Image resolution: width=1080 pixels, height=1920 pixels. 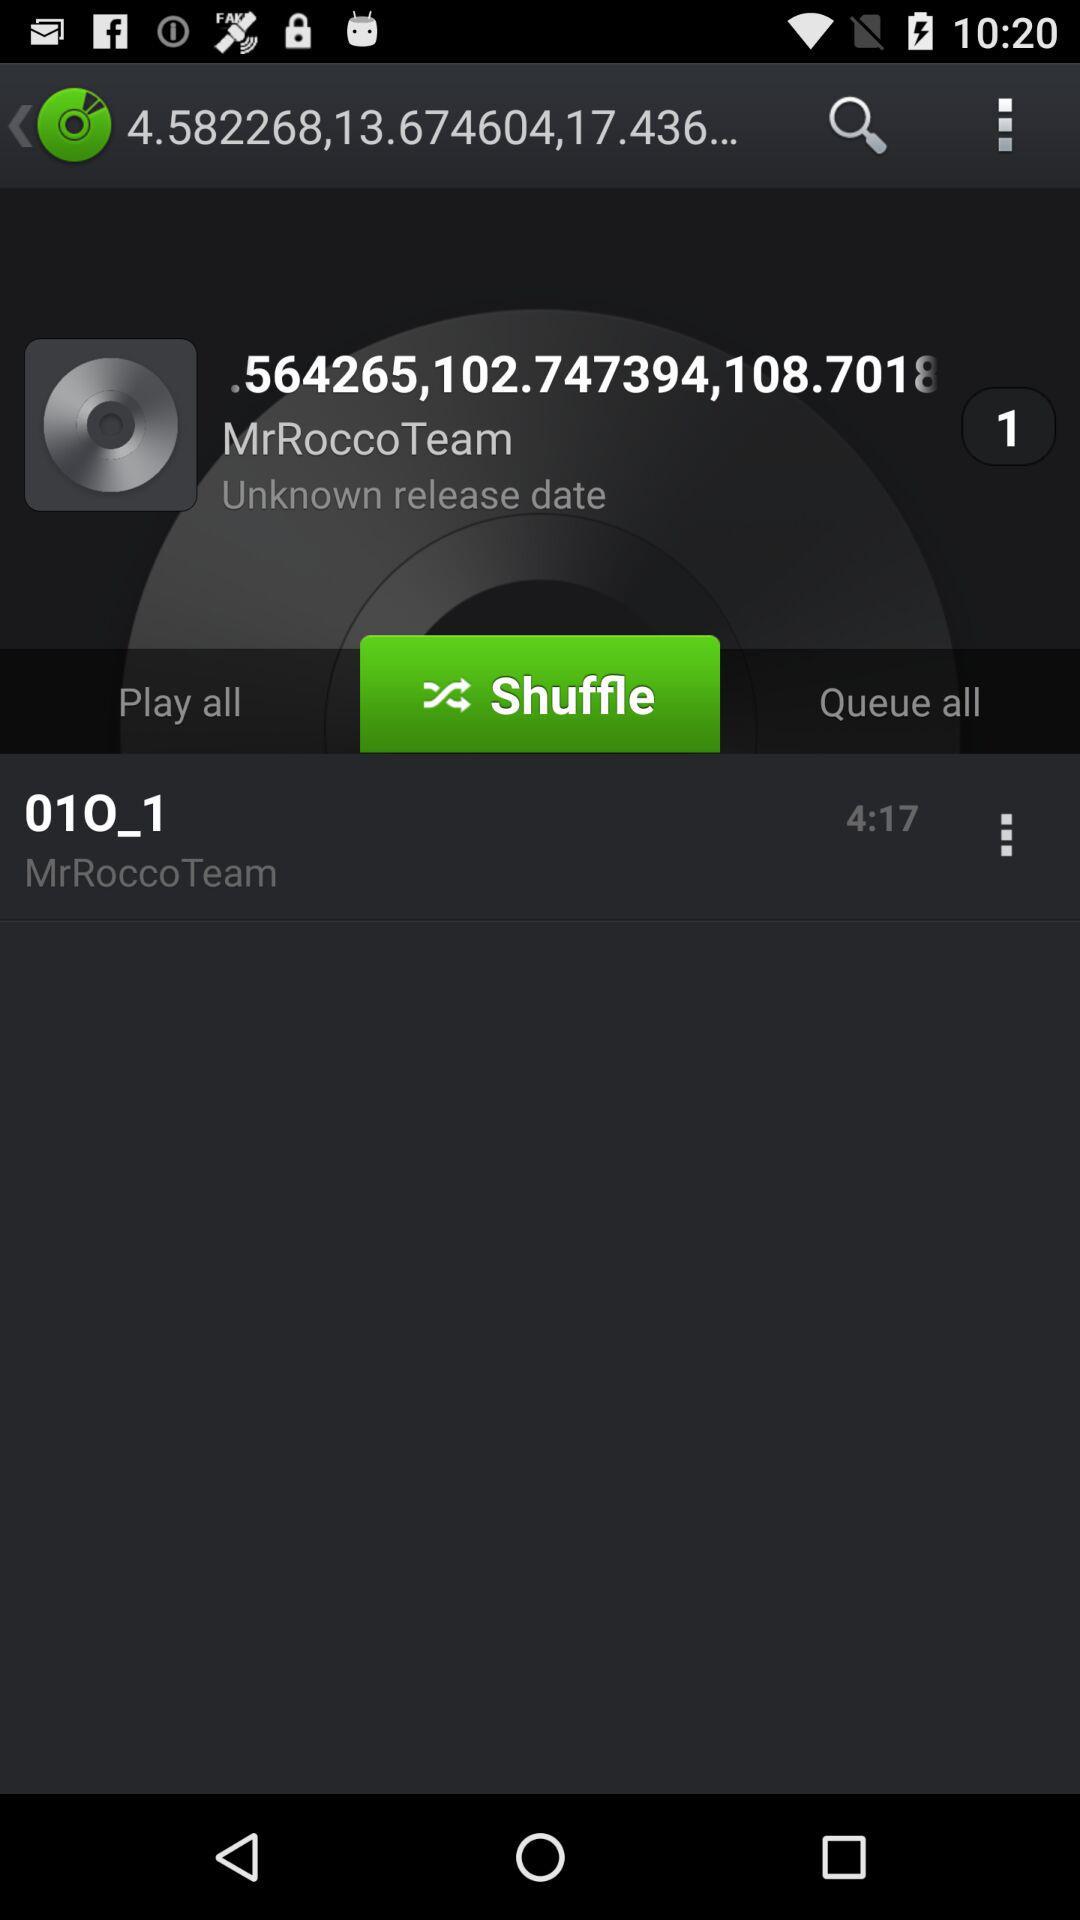 What do you see at coordinates (180, 701) in the screenshot?
I see `play all on the left` at bounding box center [180, 701].